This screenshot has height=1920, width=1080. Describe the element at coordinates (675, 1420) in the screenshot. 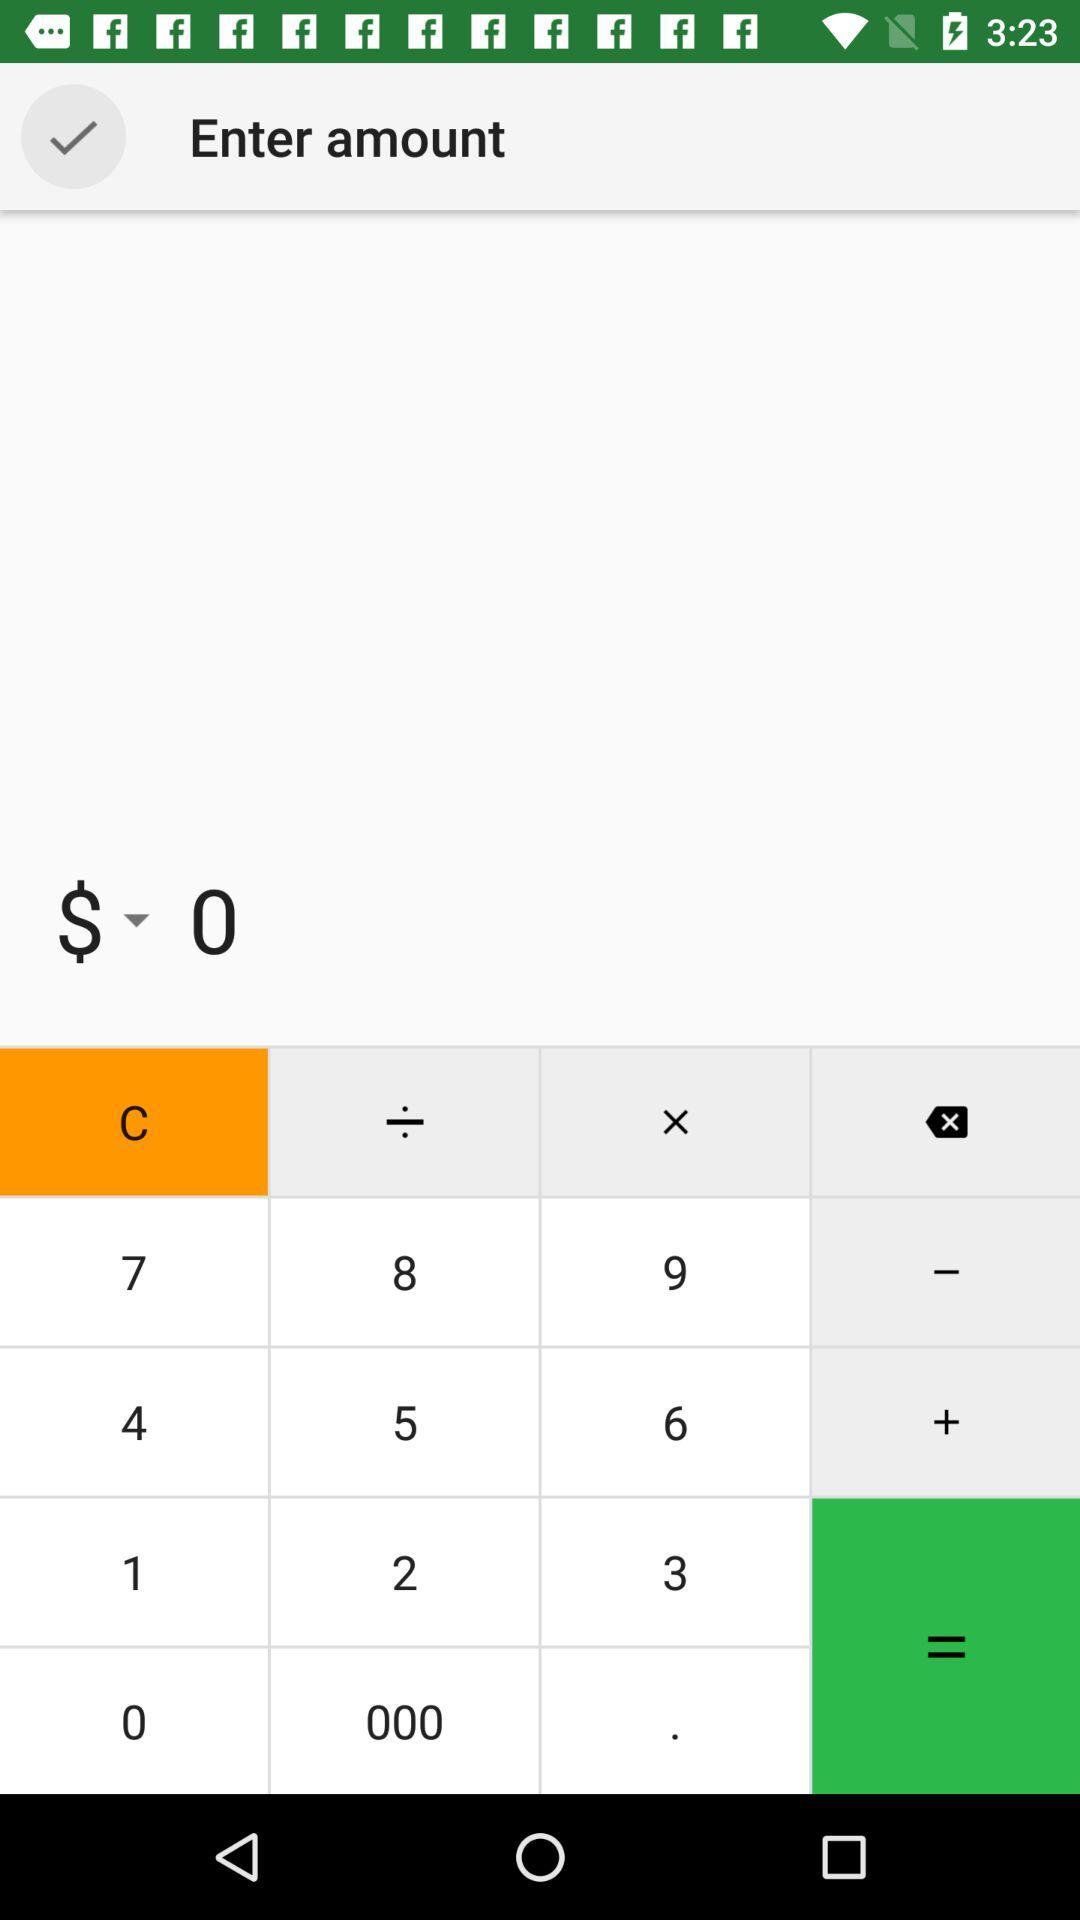

I see `the icon below 8` at that location.